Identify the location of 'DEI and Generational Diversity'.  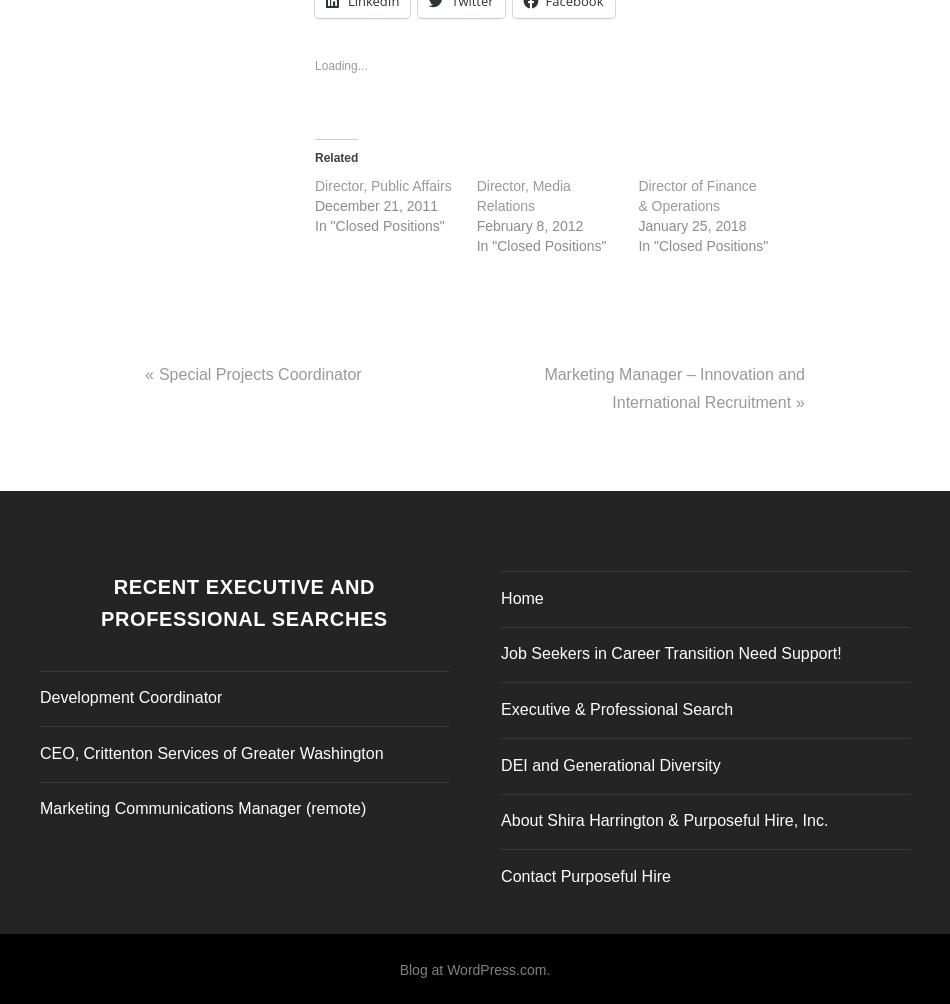
(610, 759).